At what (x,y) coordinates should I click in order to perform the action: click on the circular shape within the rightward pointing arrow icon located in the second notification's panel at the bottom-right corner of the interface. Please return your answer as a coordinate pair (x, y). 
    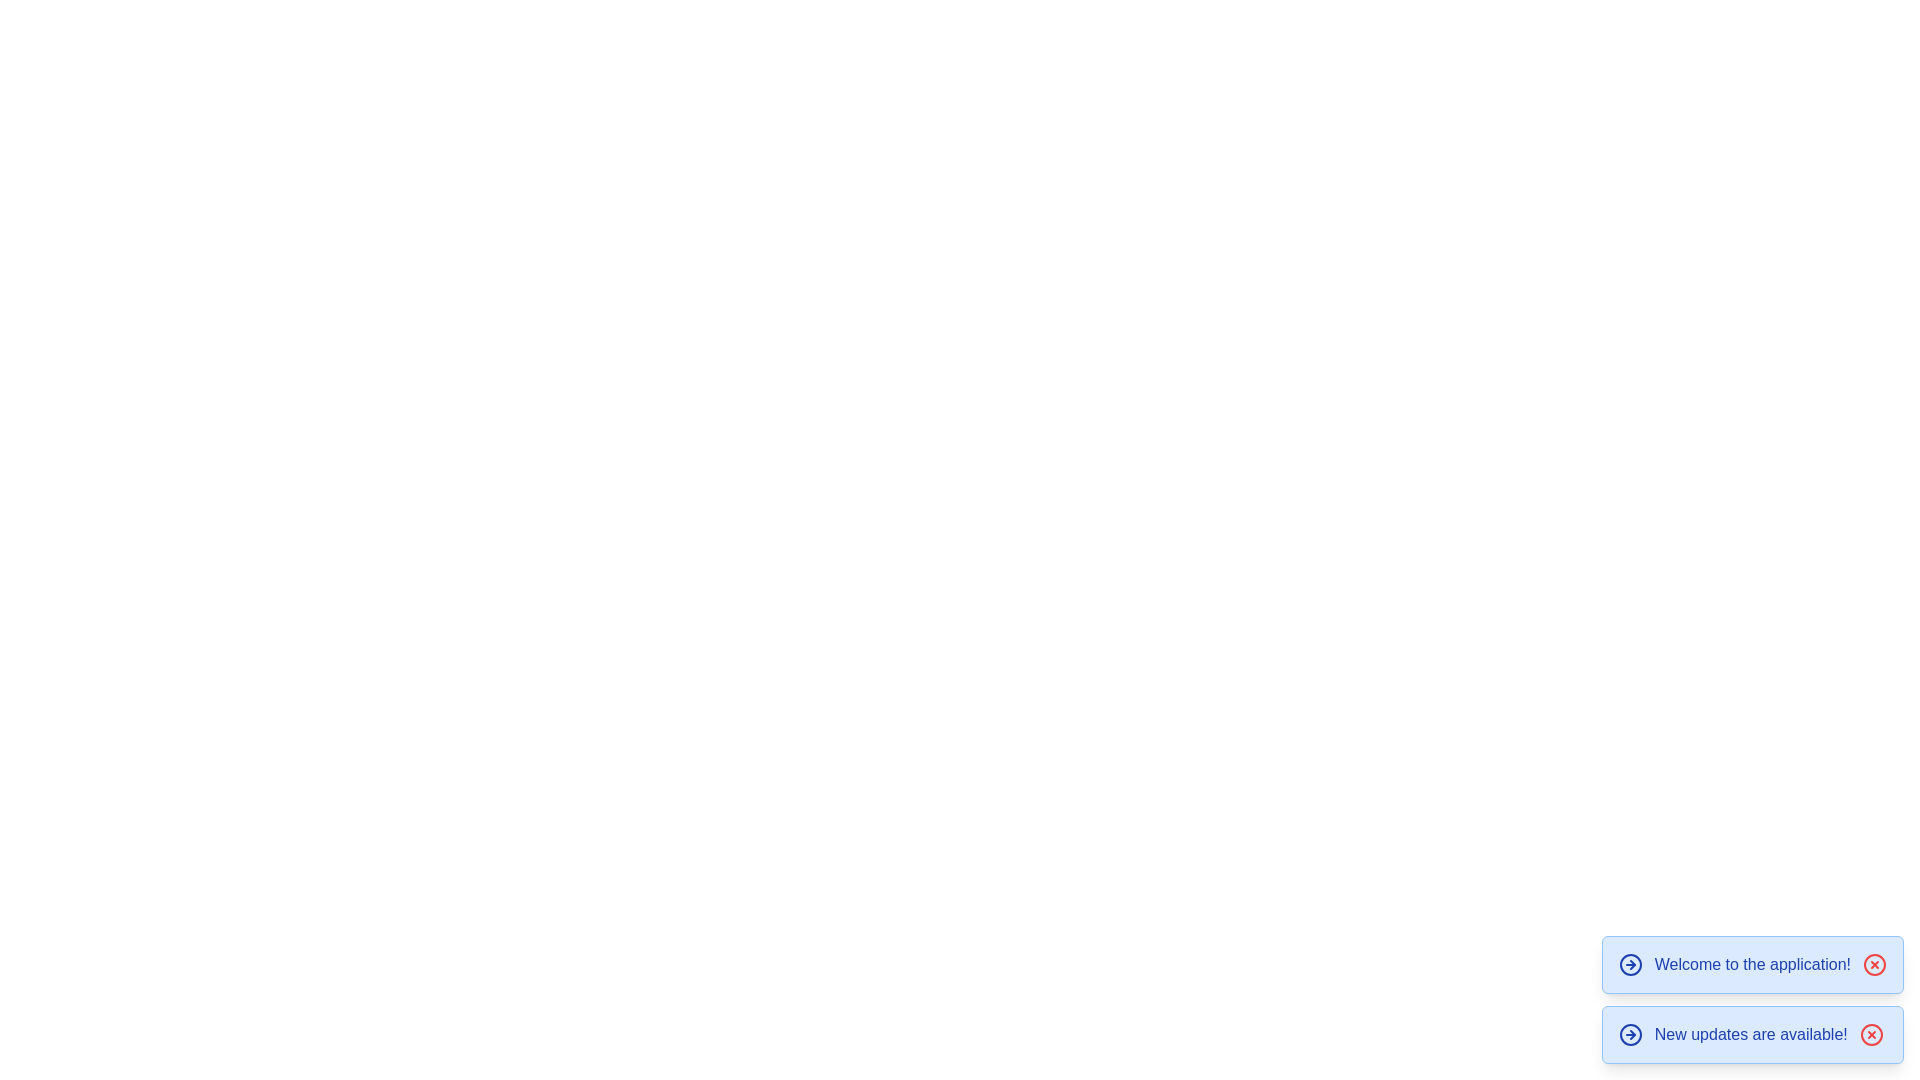
    Looking at the image, I should click on (1630, 1034).